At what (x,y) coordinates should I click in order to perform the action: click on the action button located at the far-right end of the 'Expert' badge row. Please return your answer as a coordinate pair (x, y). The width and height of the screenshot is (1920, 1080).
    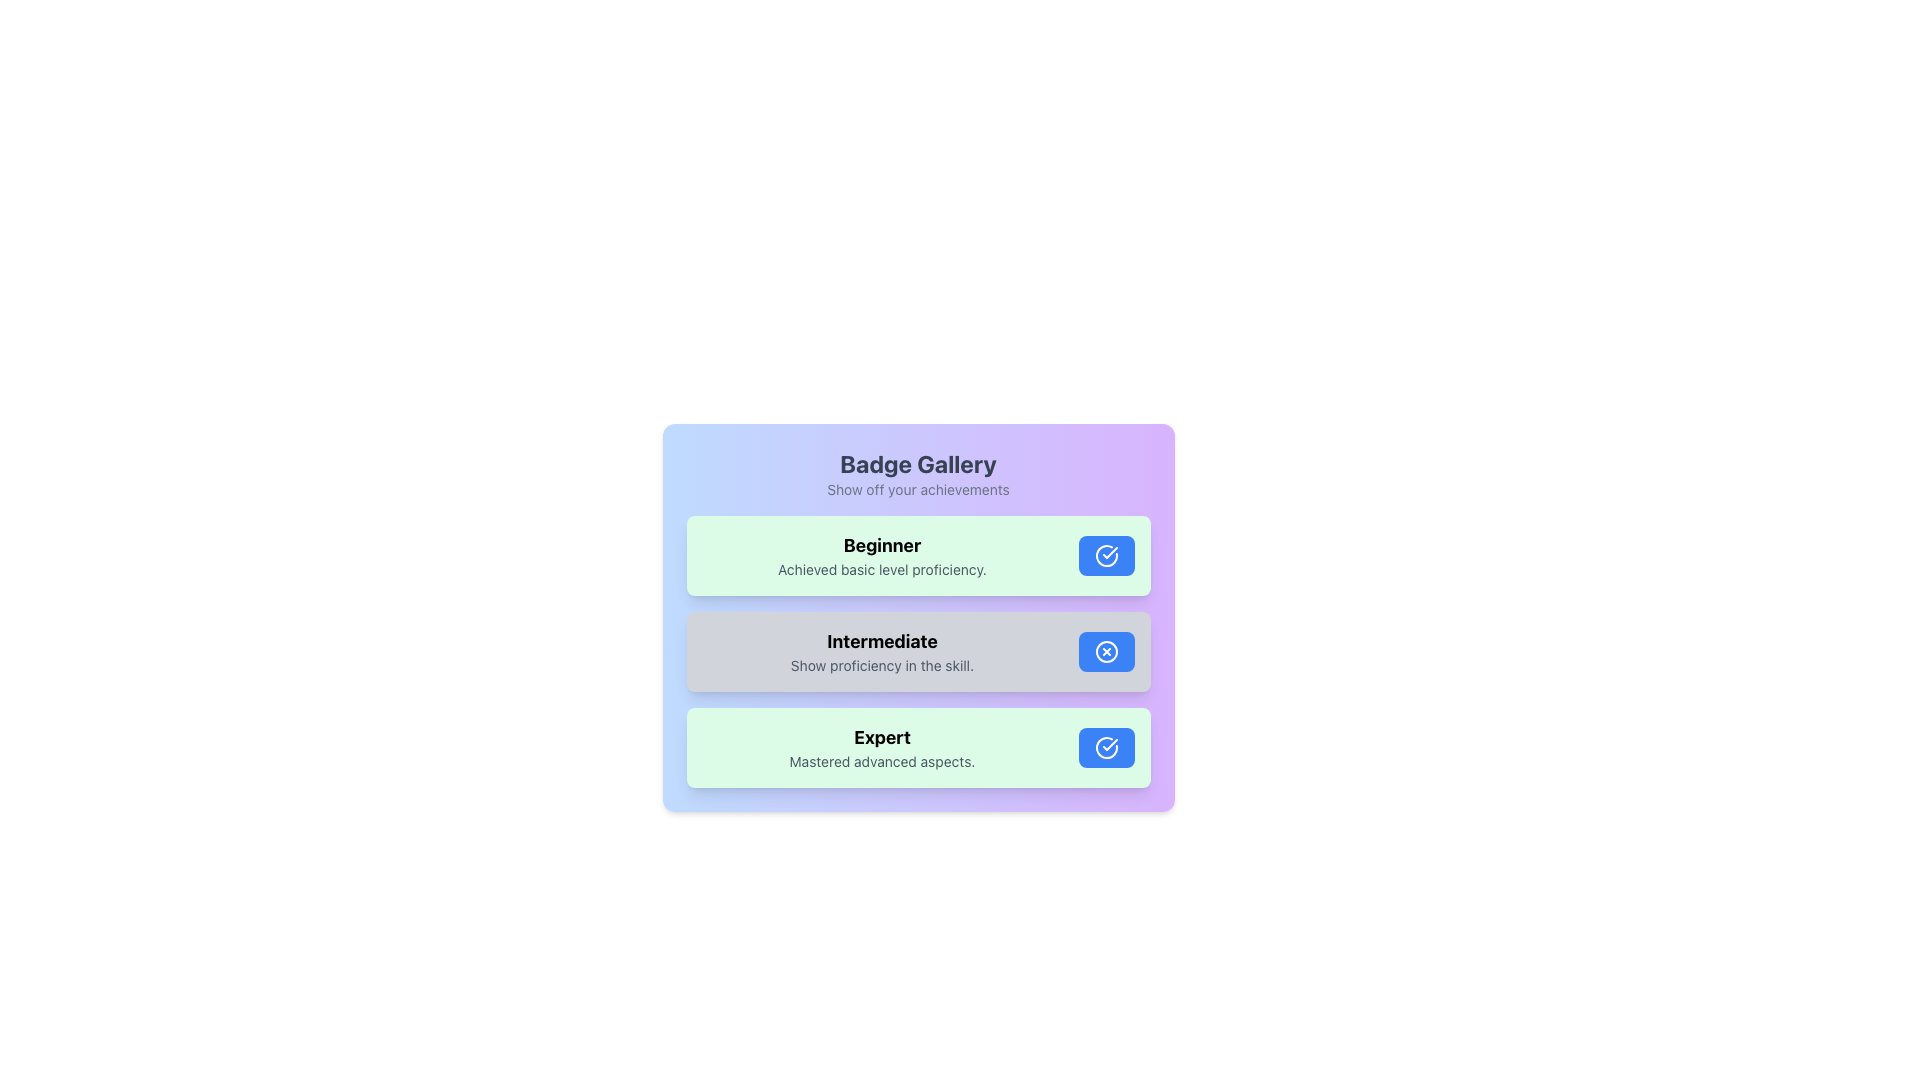
    Looking at the image, I should click on (1105, 748).